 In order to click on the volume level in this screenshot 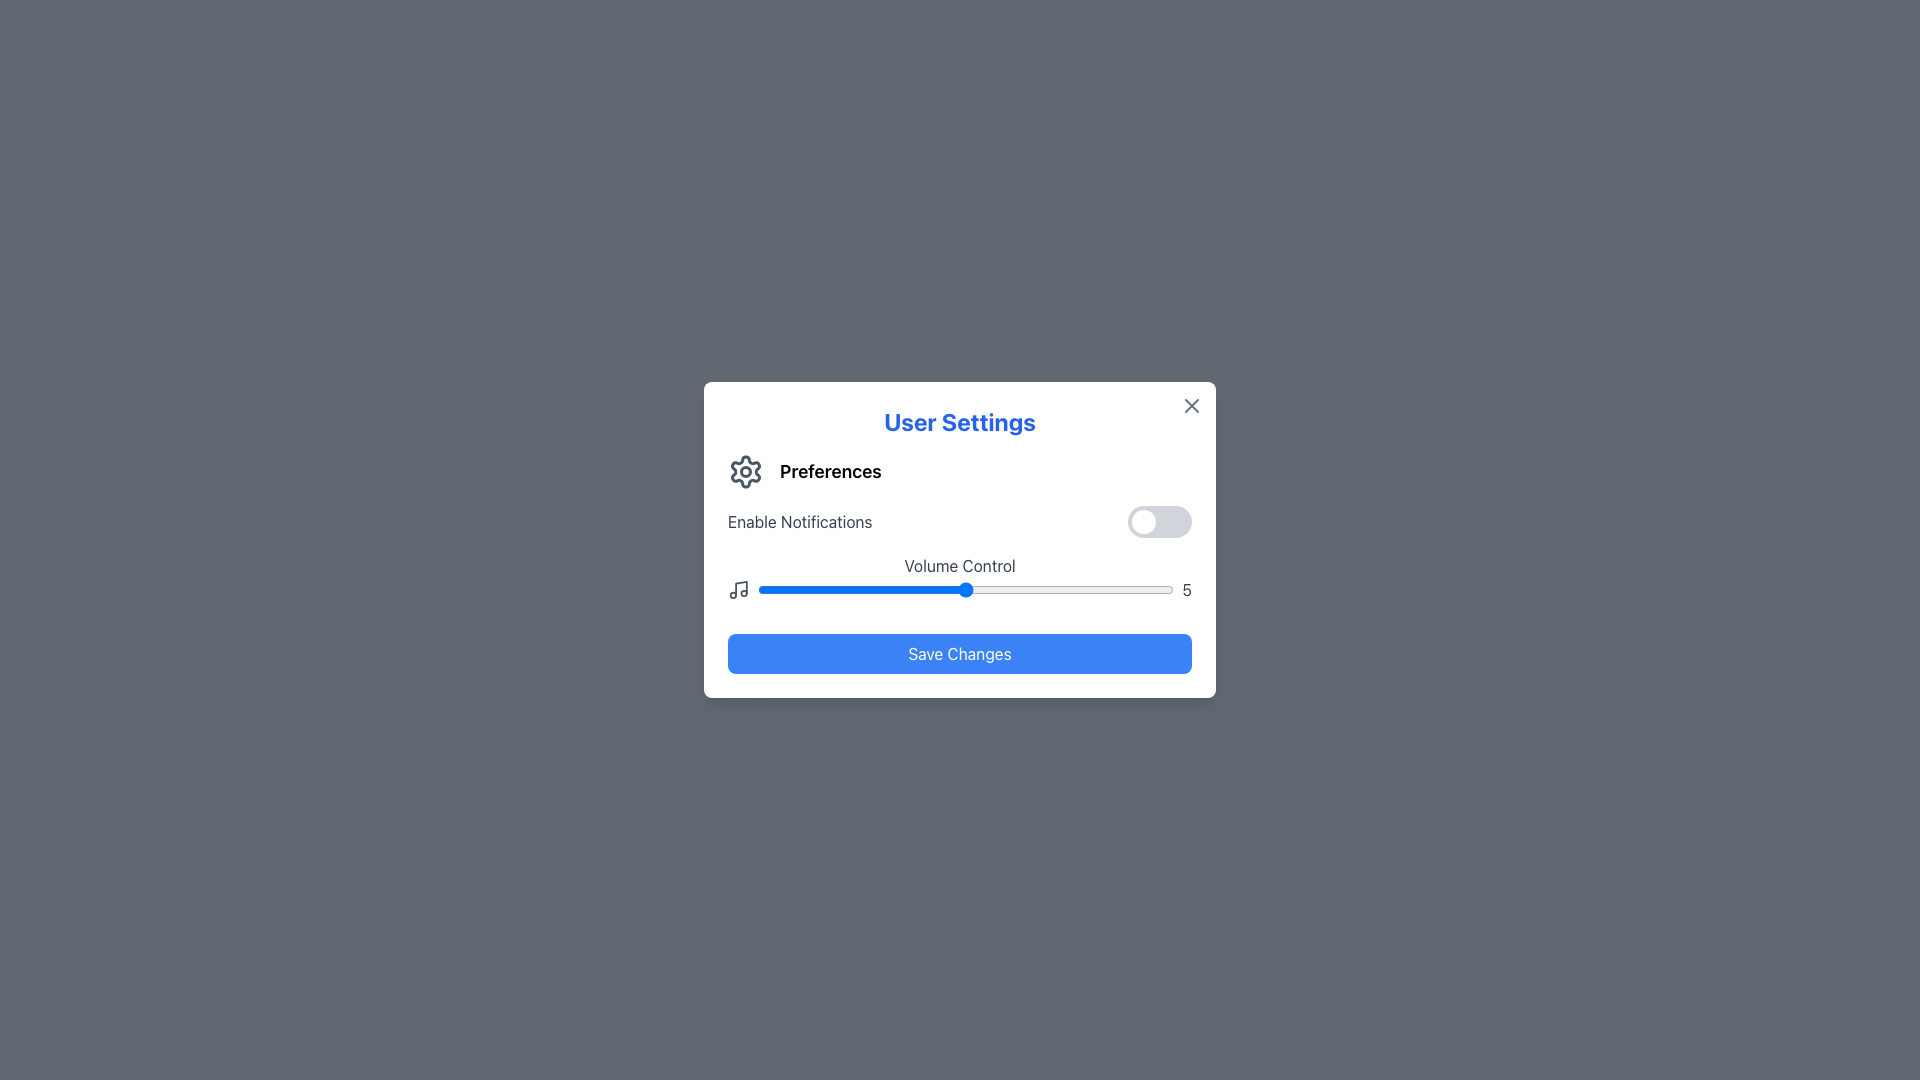, I will do `click(881, 589)`.